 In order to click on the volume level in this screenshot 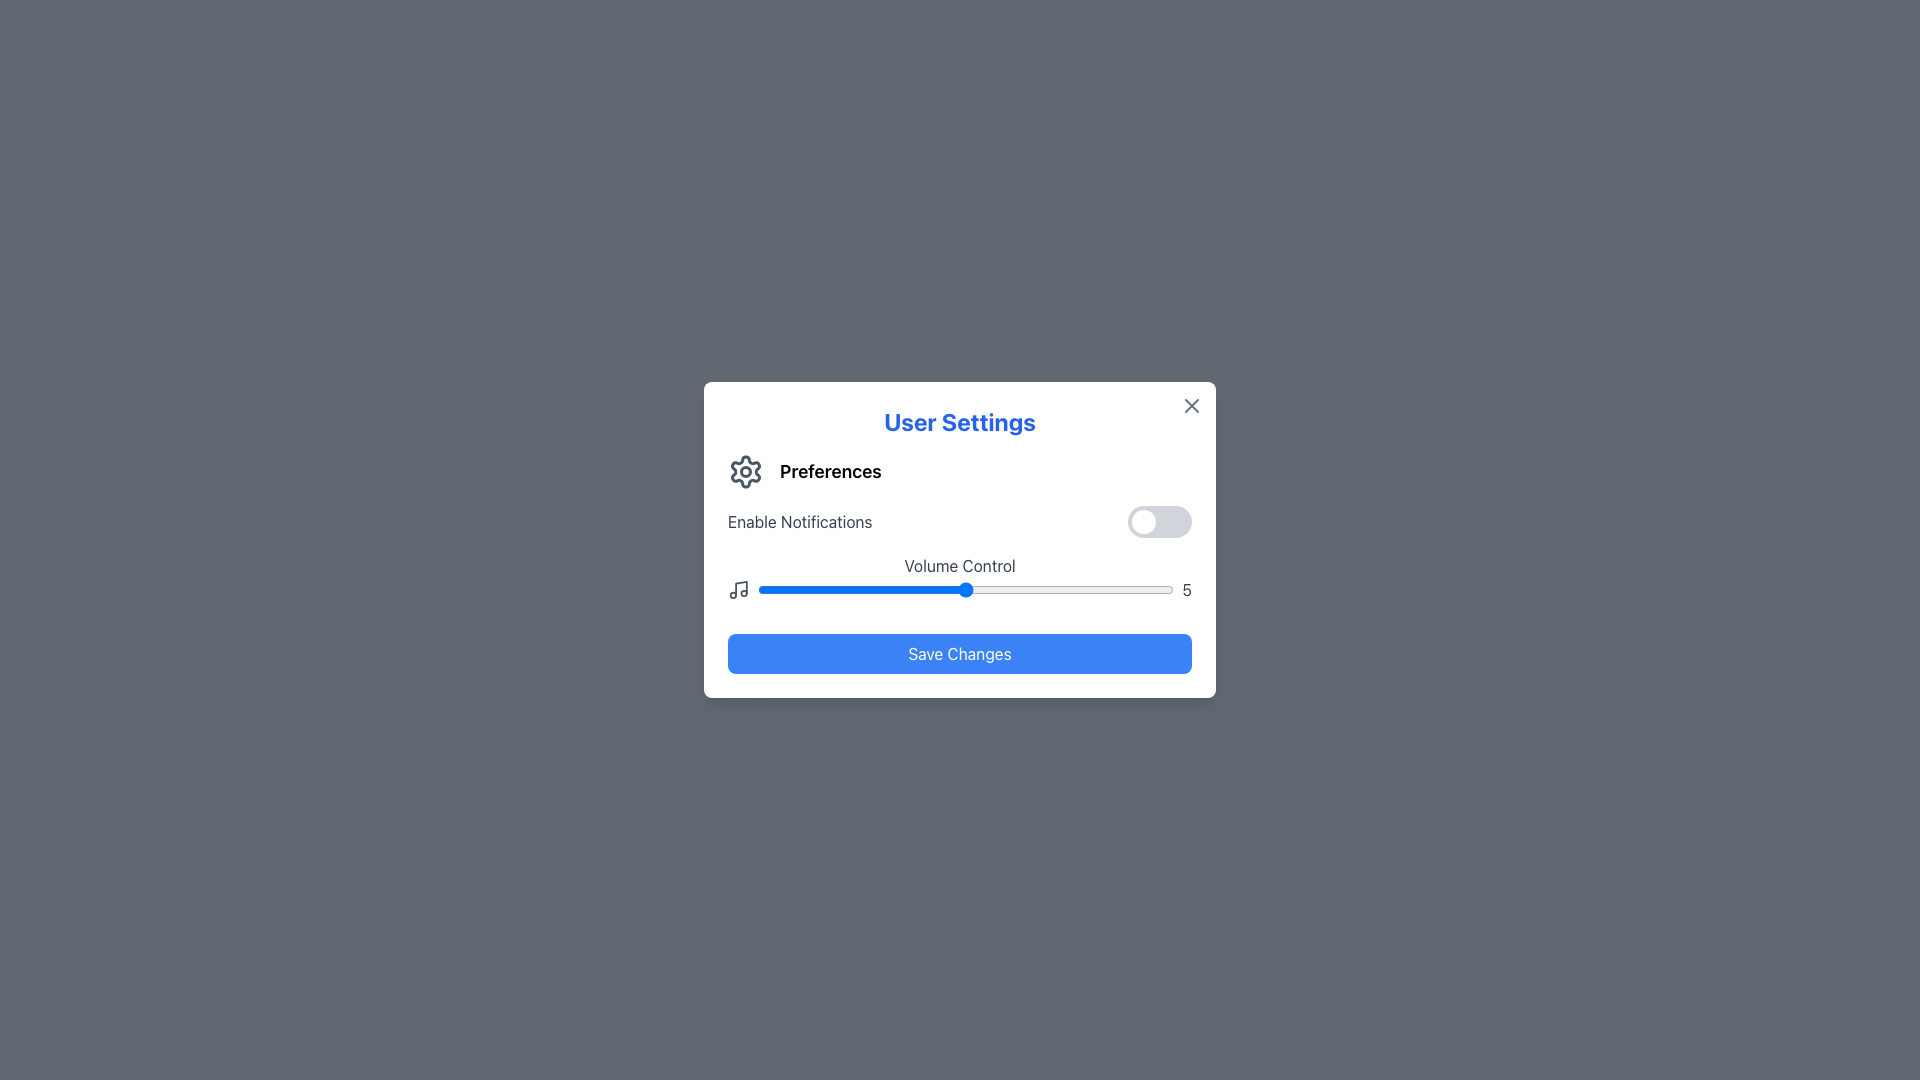, I will do `click(881, 589)`.